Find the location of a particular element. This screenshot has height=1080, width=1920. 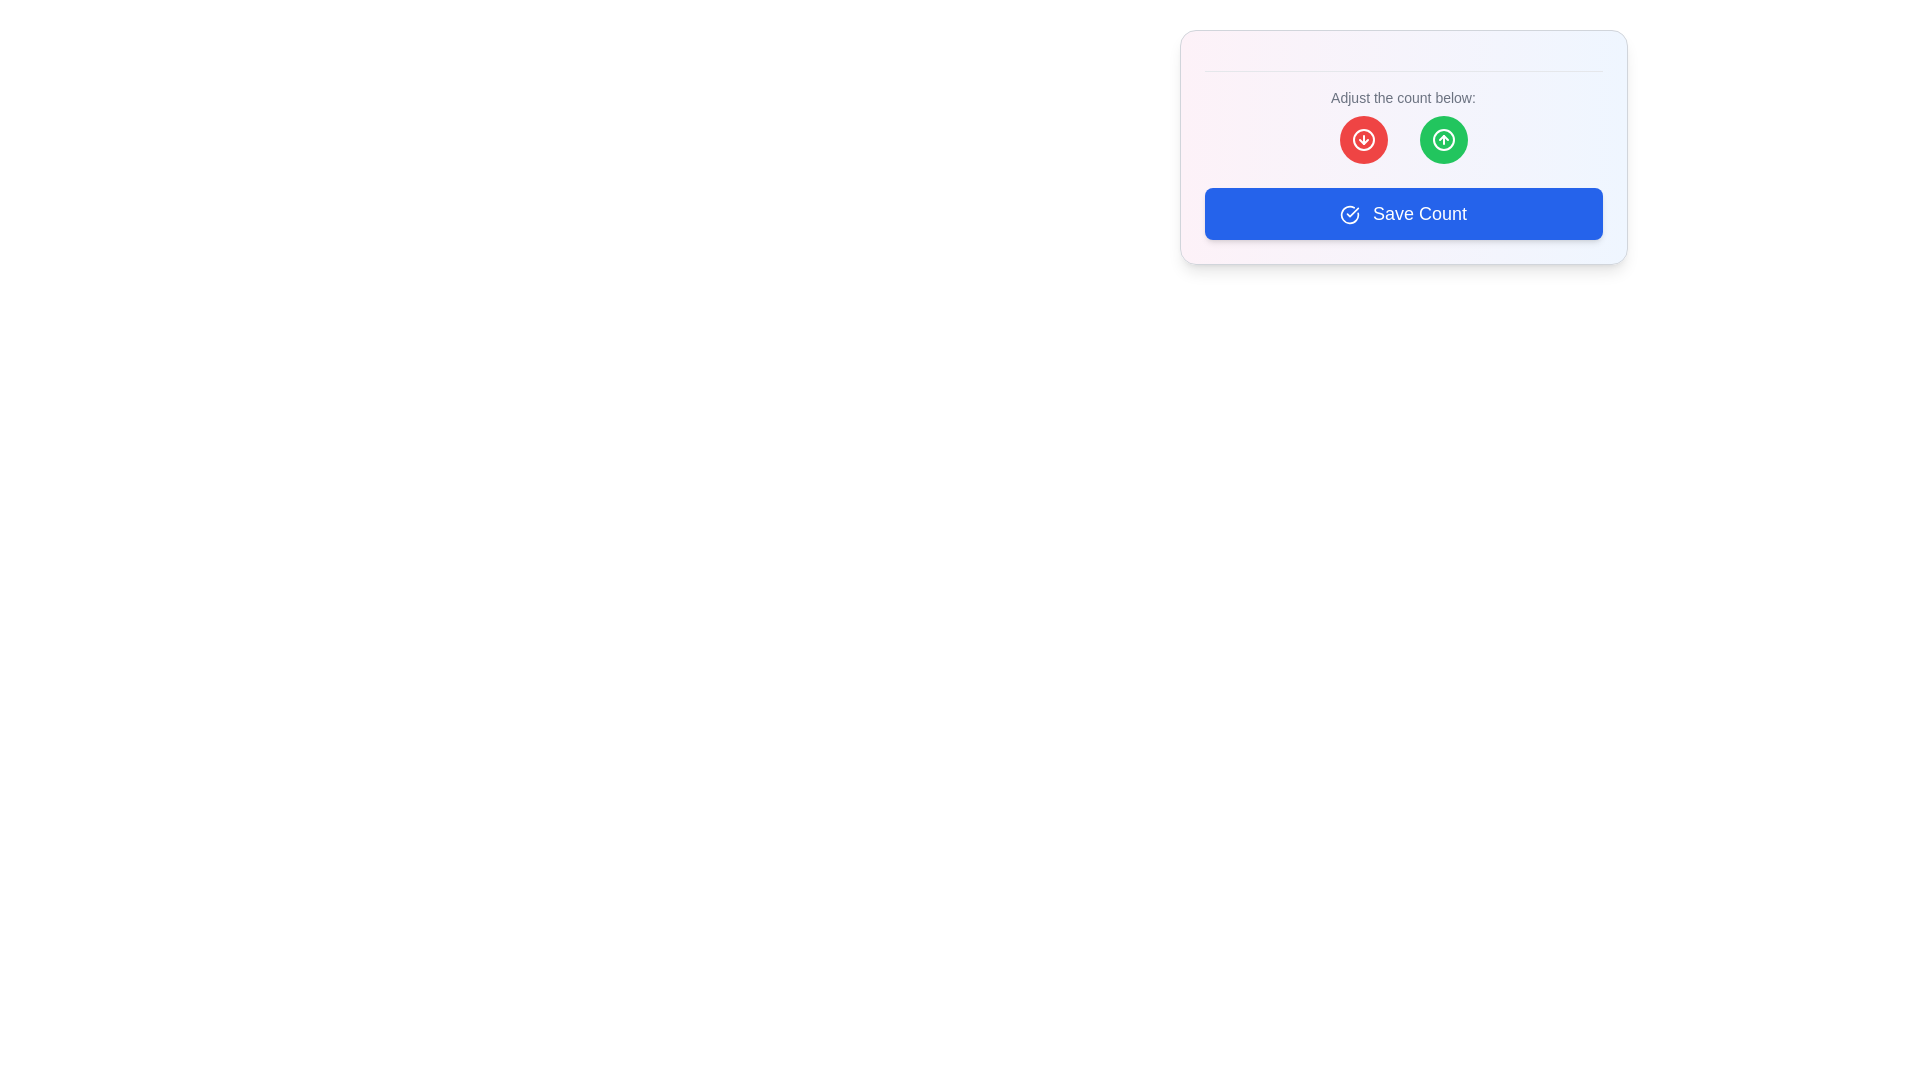

the circular graphical element within the SVG icon, which is positioned near the top center-left of the interface box containing adjustment and save buttons is located at coordinates (1362, 138).